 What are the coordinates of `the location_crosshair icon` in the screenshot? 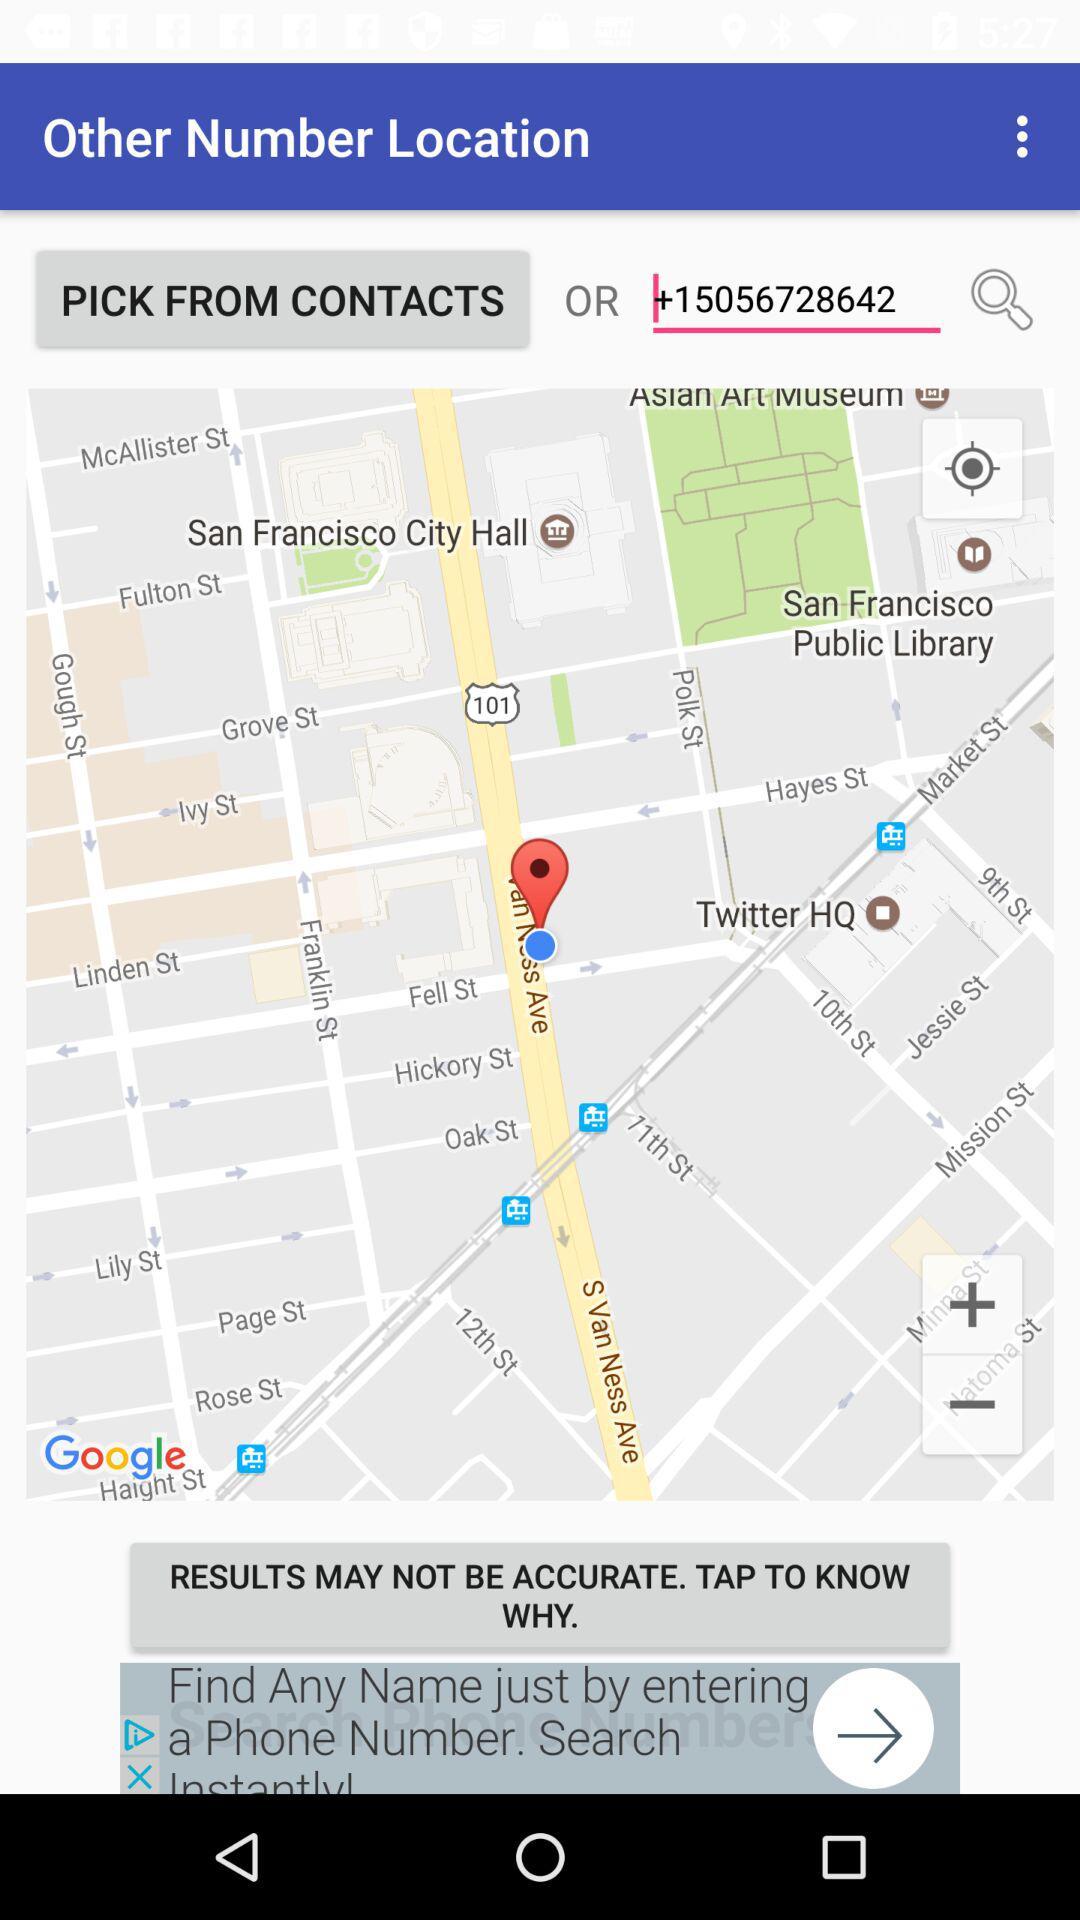 It's located at (971, 468).